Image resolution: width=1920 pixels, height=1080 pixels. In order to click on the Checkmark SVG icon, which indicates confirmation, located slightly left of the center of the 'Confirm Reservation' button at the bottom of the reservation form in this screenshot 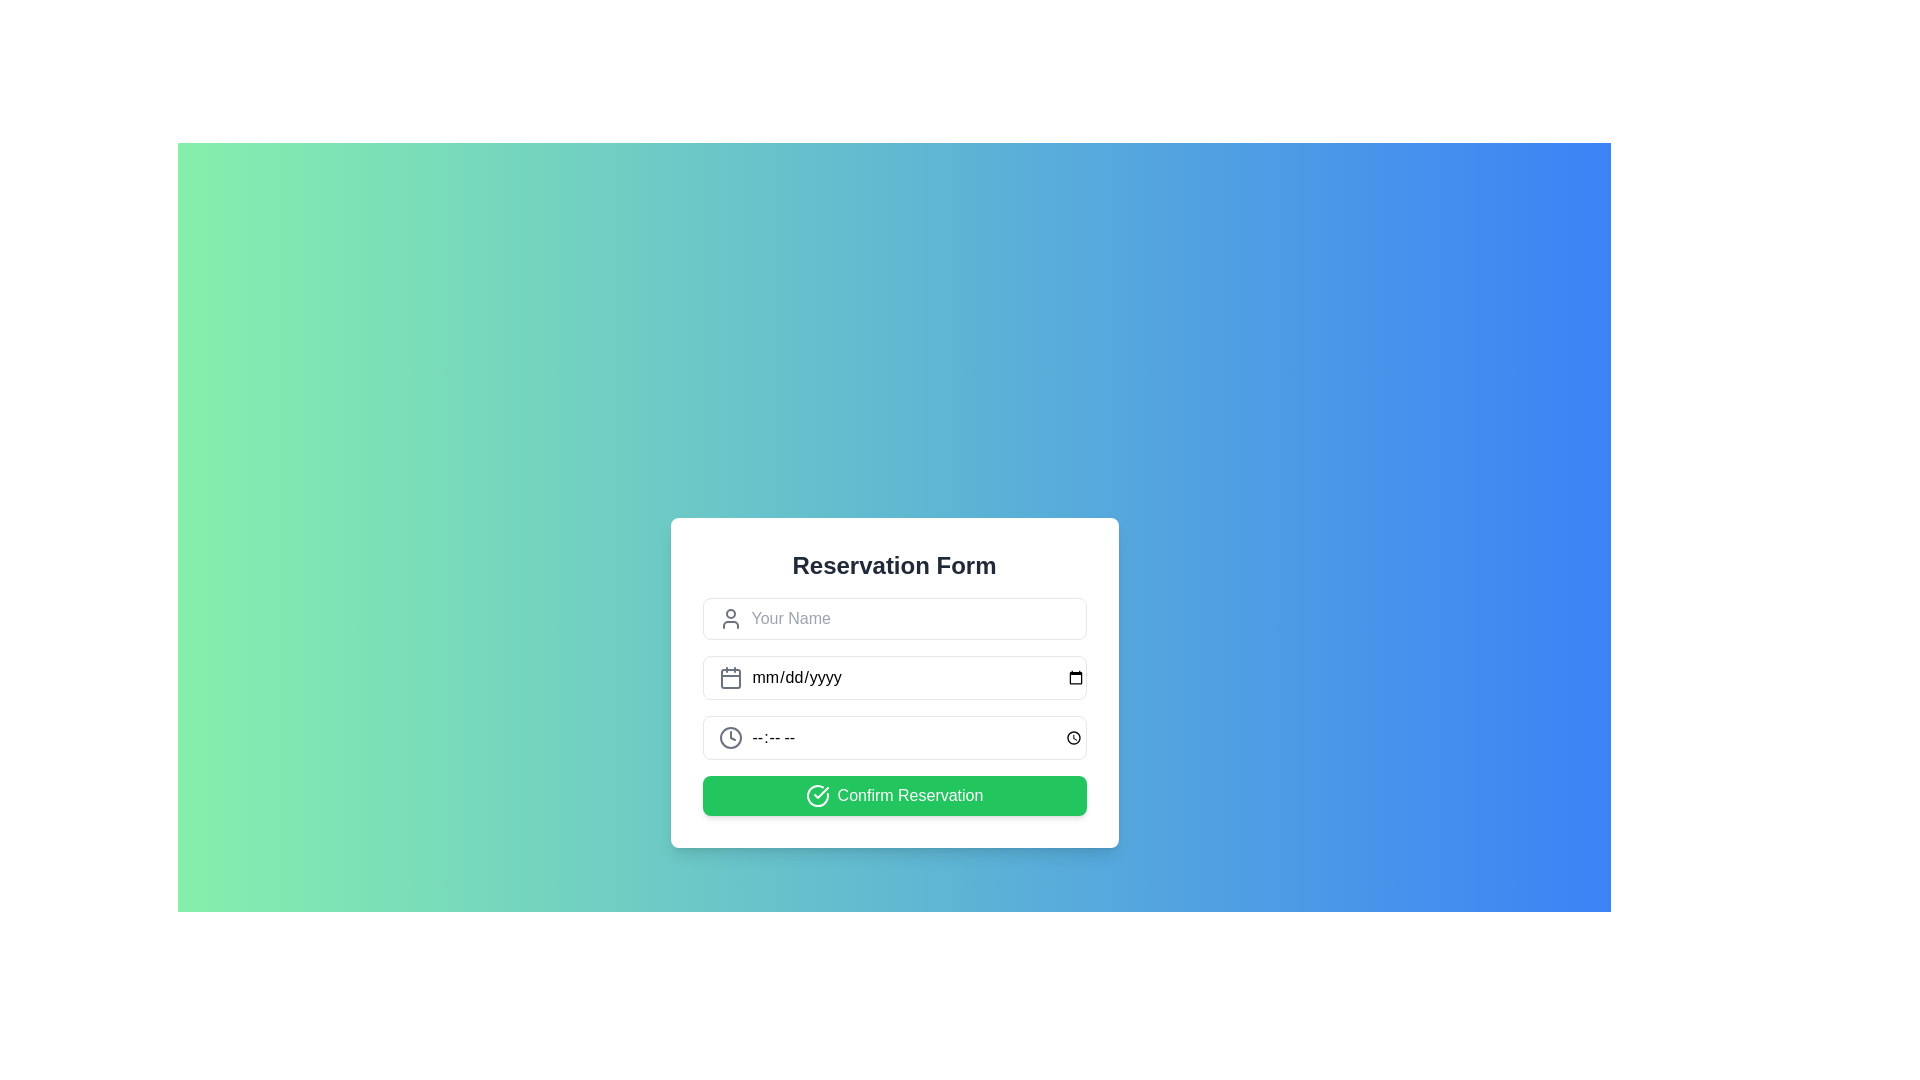, I will do `click(817, 794)`.